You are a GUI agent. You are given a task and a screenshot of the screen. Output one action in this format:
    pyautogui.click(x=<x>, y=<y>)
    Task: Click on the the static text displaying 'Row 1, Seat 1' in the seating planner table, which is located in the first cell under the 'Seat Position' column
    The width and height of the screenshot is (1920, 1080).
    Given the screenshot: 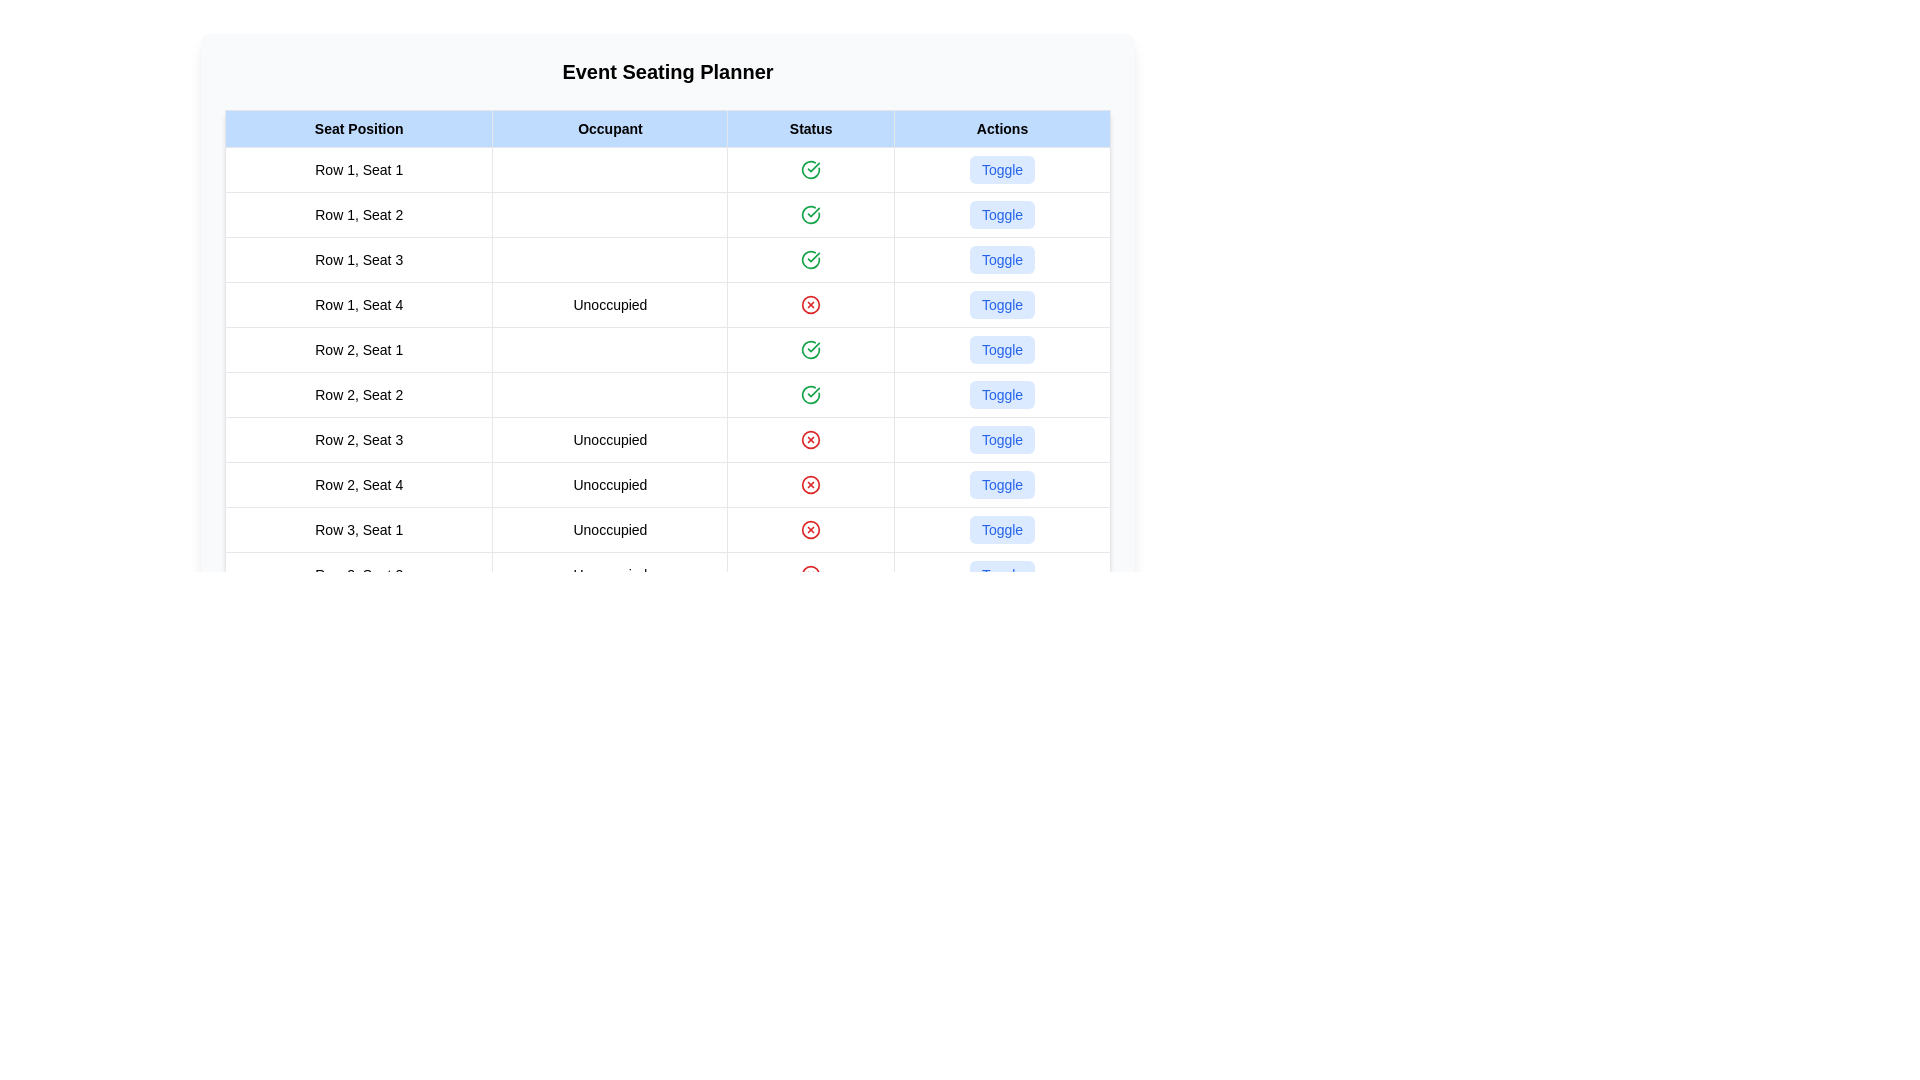 What is the action you would take?
    pyautogui.click(x=359, y=168)
    